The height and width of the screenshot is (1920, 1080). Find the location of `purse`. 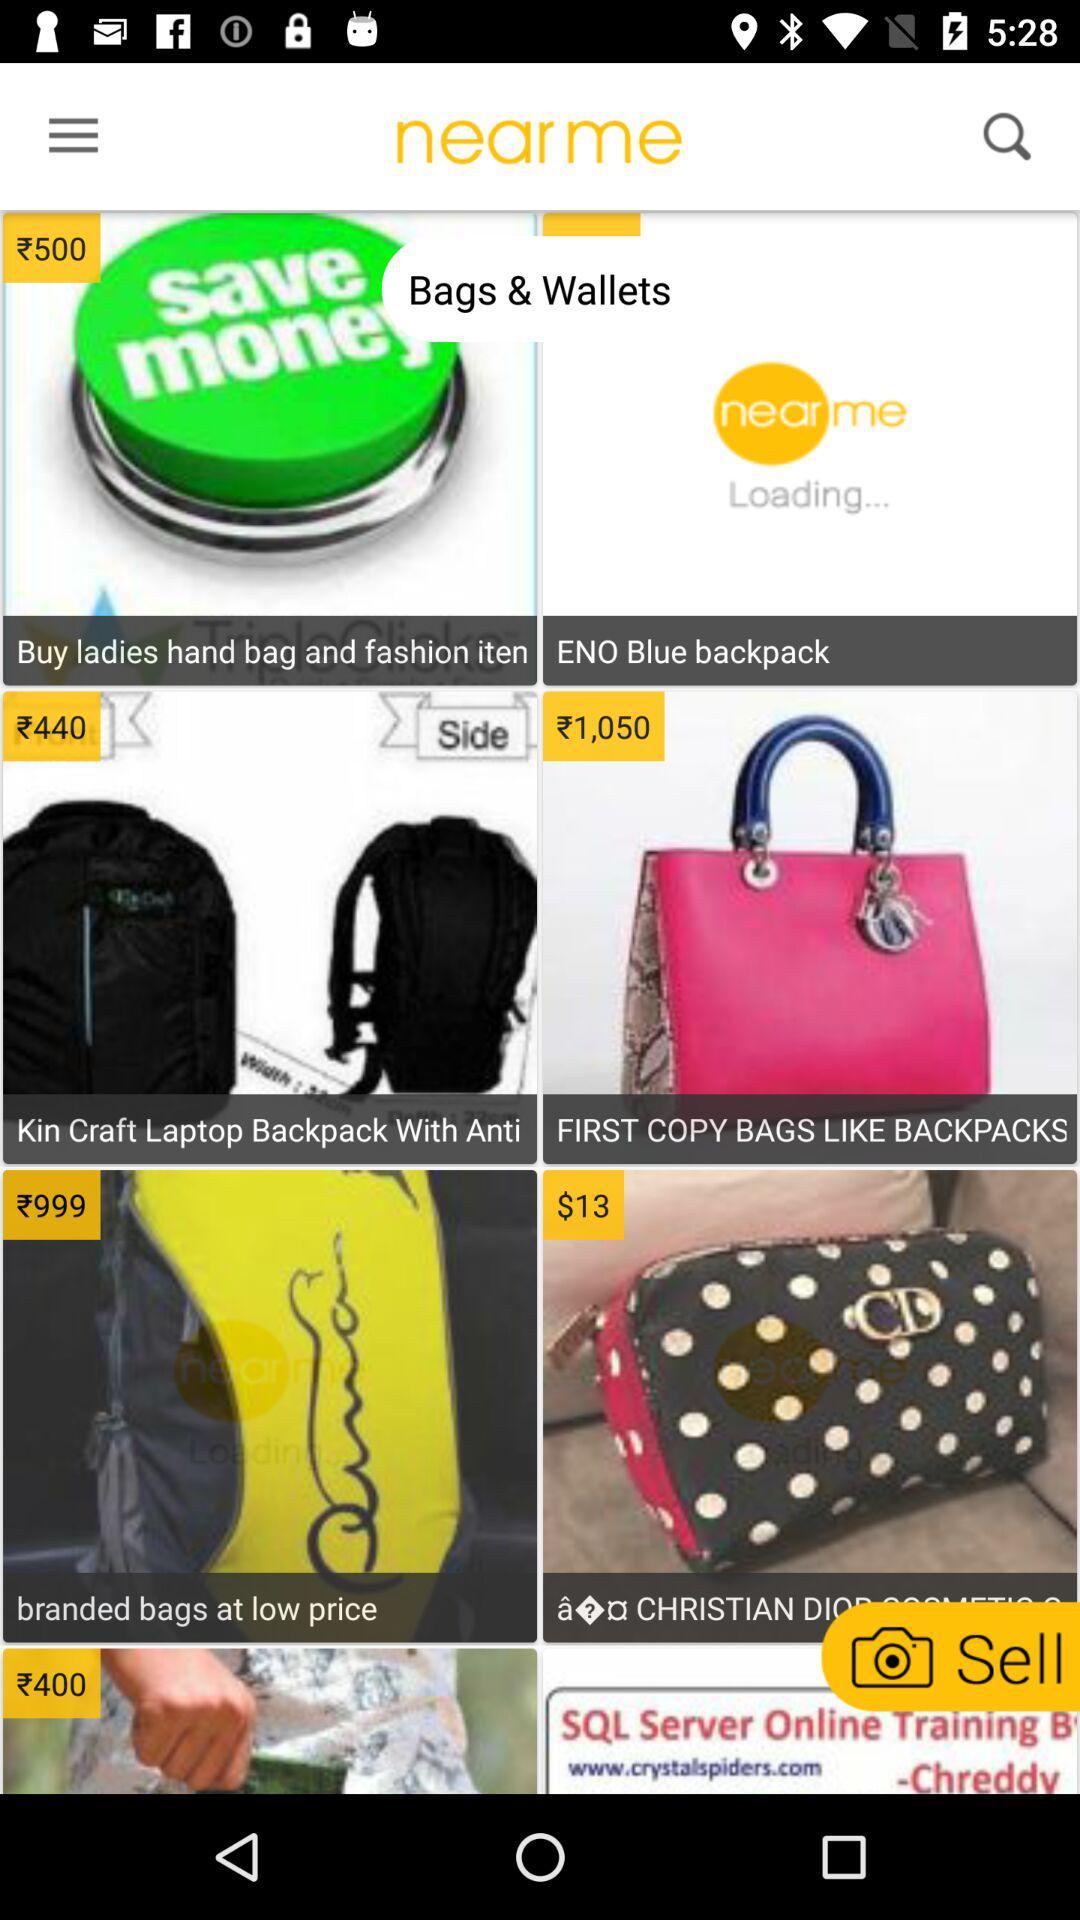

purse is located at coordinates (808, 1433).